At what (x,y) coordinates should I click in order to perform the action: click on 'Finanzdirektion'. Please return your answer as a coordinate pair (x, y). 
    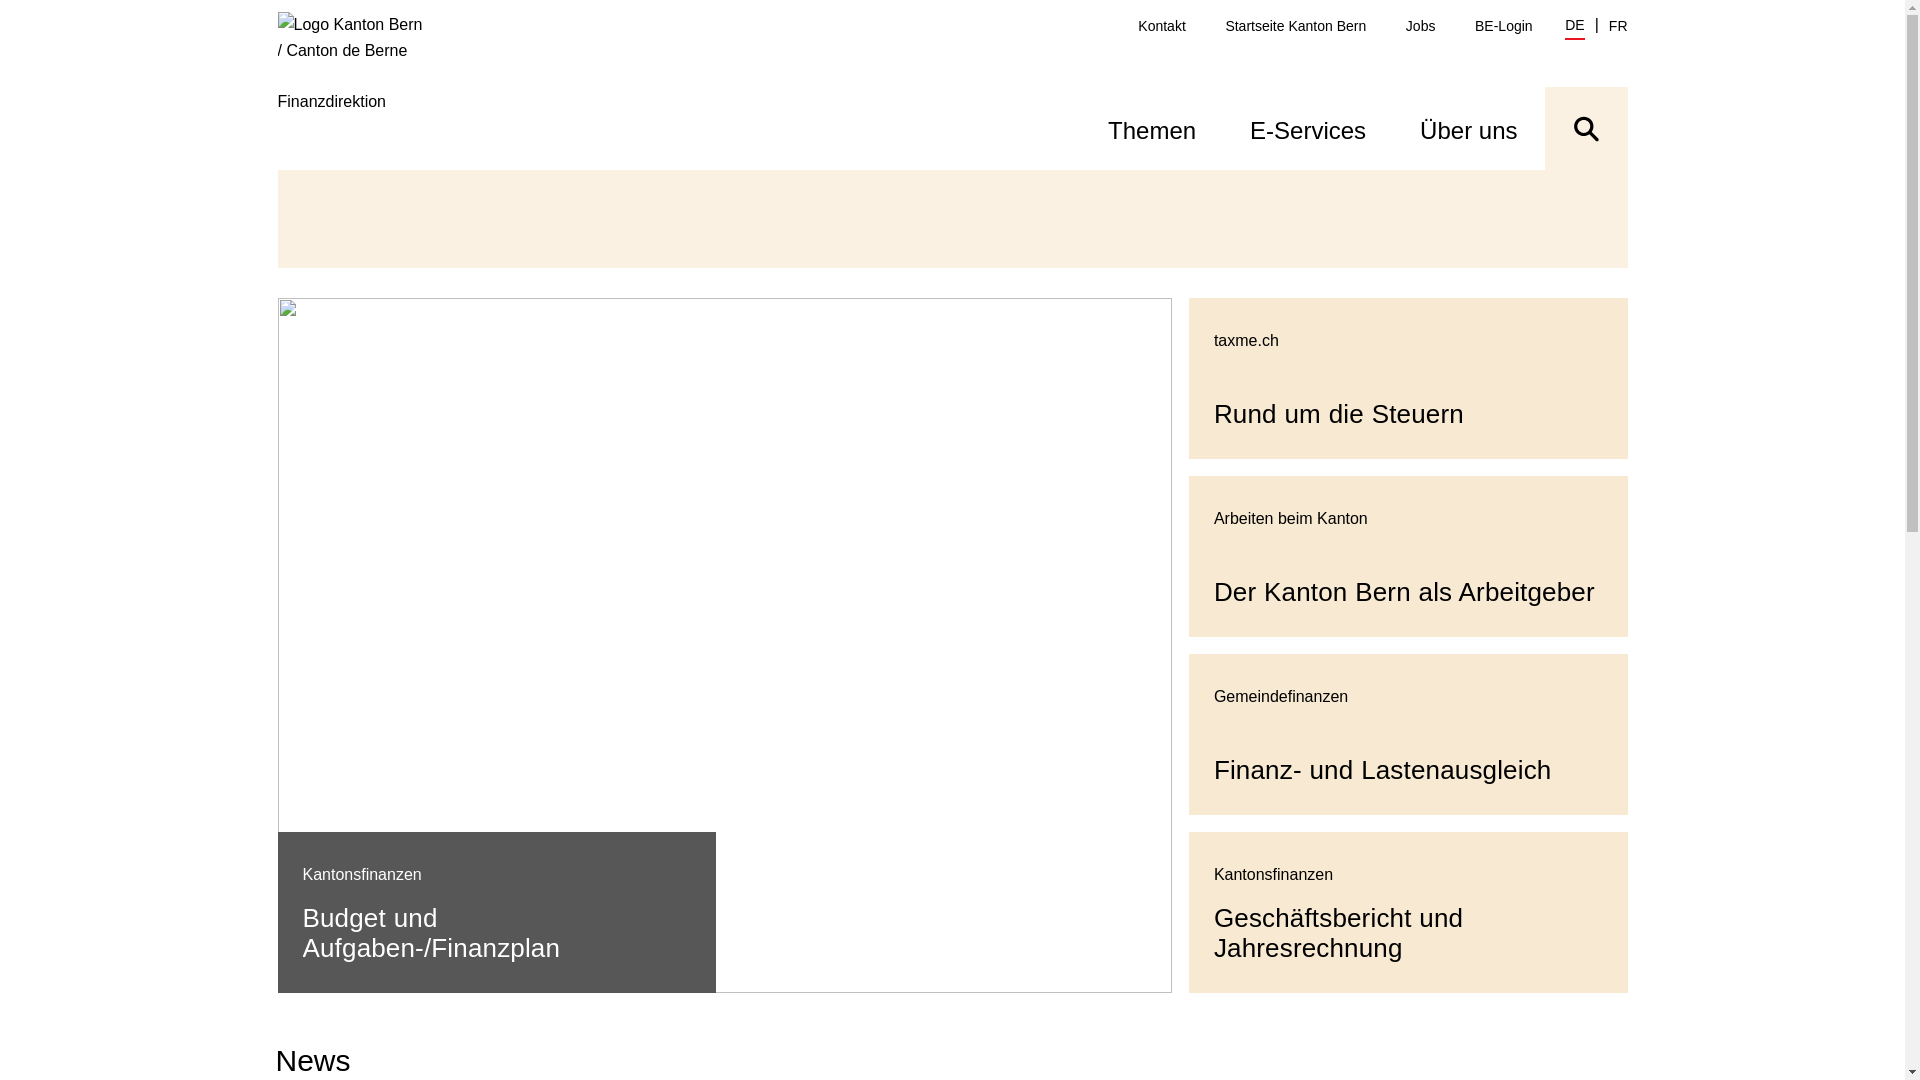
    Looking at the image, I should click on (364, 88).